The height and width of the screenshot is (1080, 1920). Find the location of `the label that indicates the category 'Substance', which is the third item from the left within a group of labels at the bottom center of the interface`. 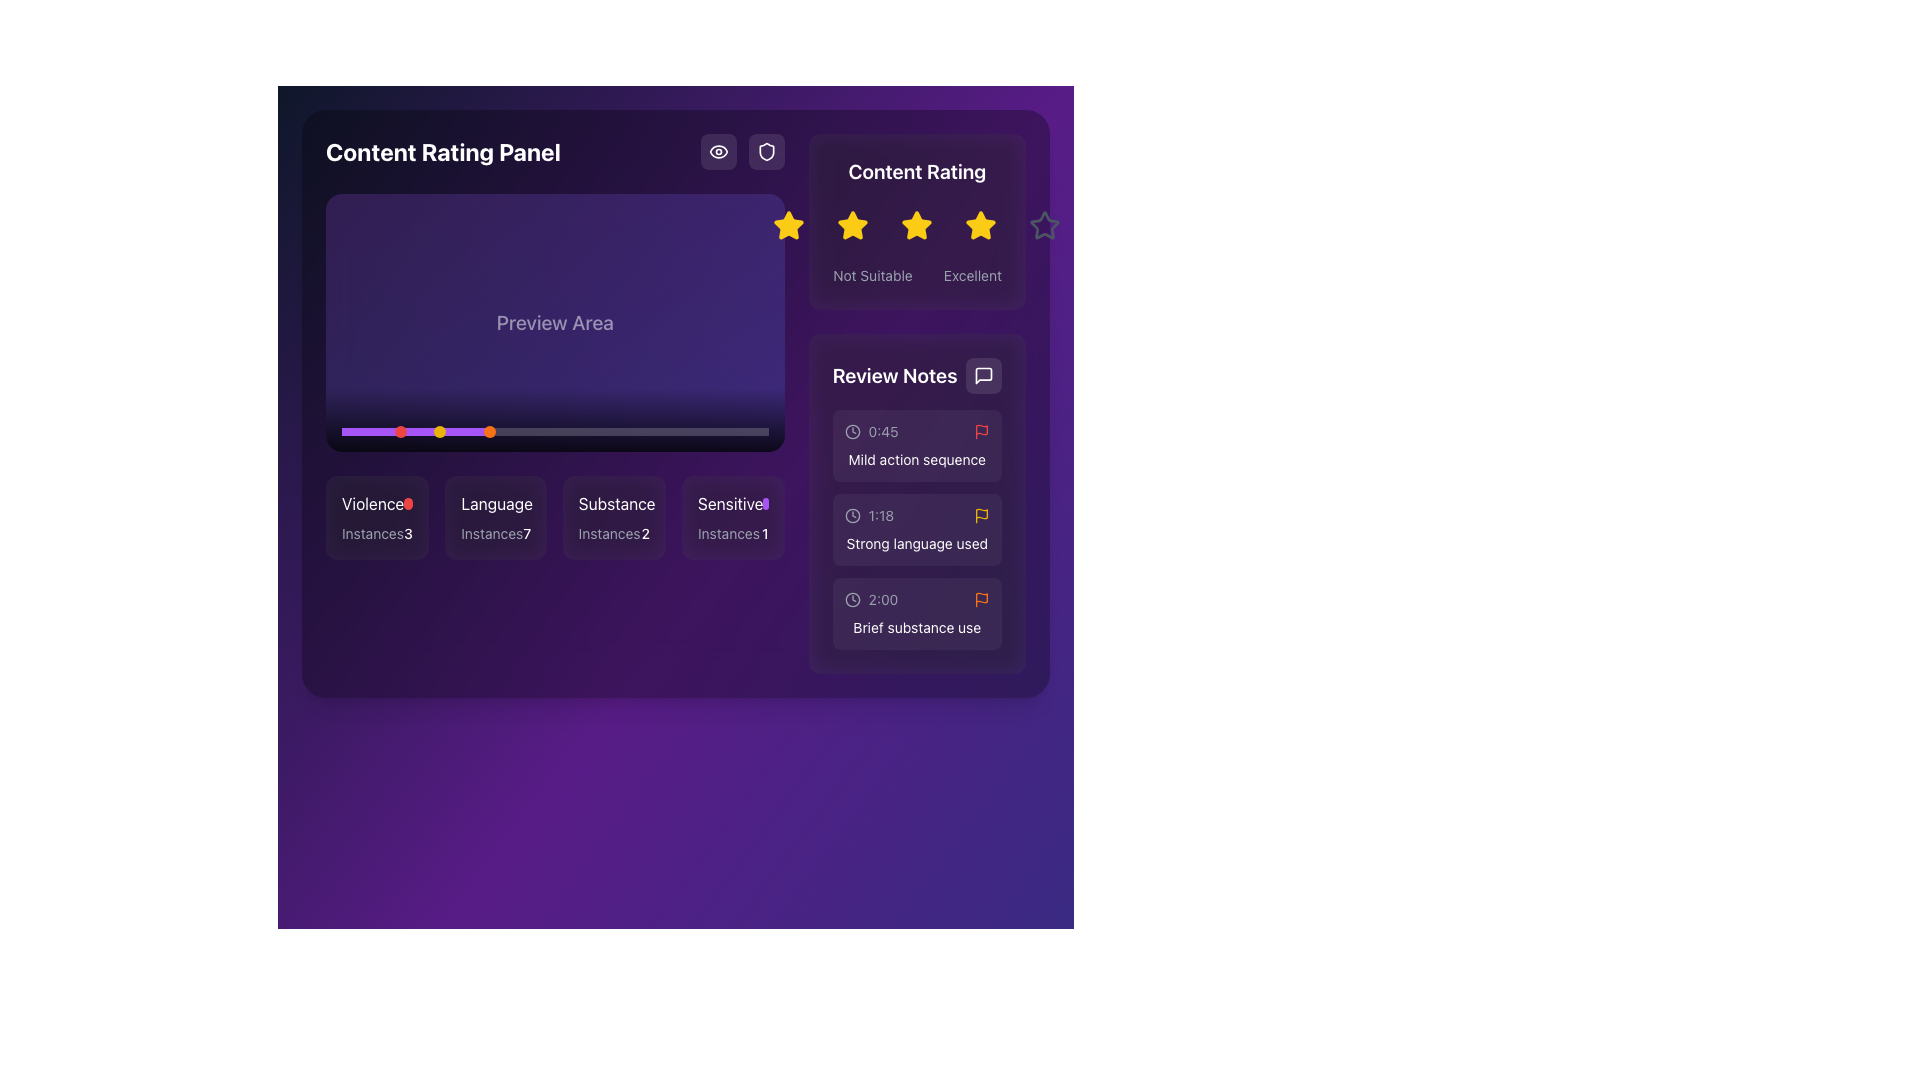

the label that indicates the category 'Substance', which is the third item from the left within a group of labels at the bottom center of the interface is located at coordinates (613, 502).